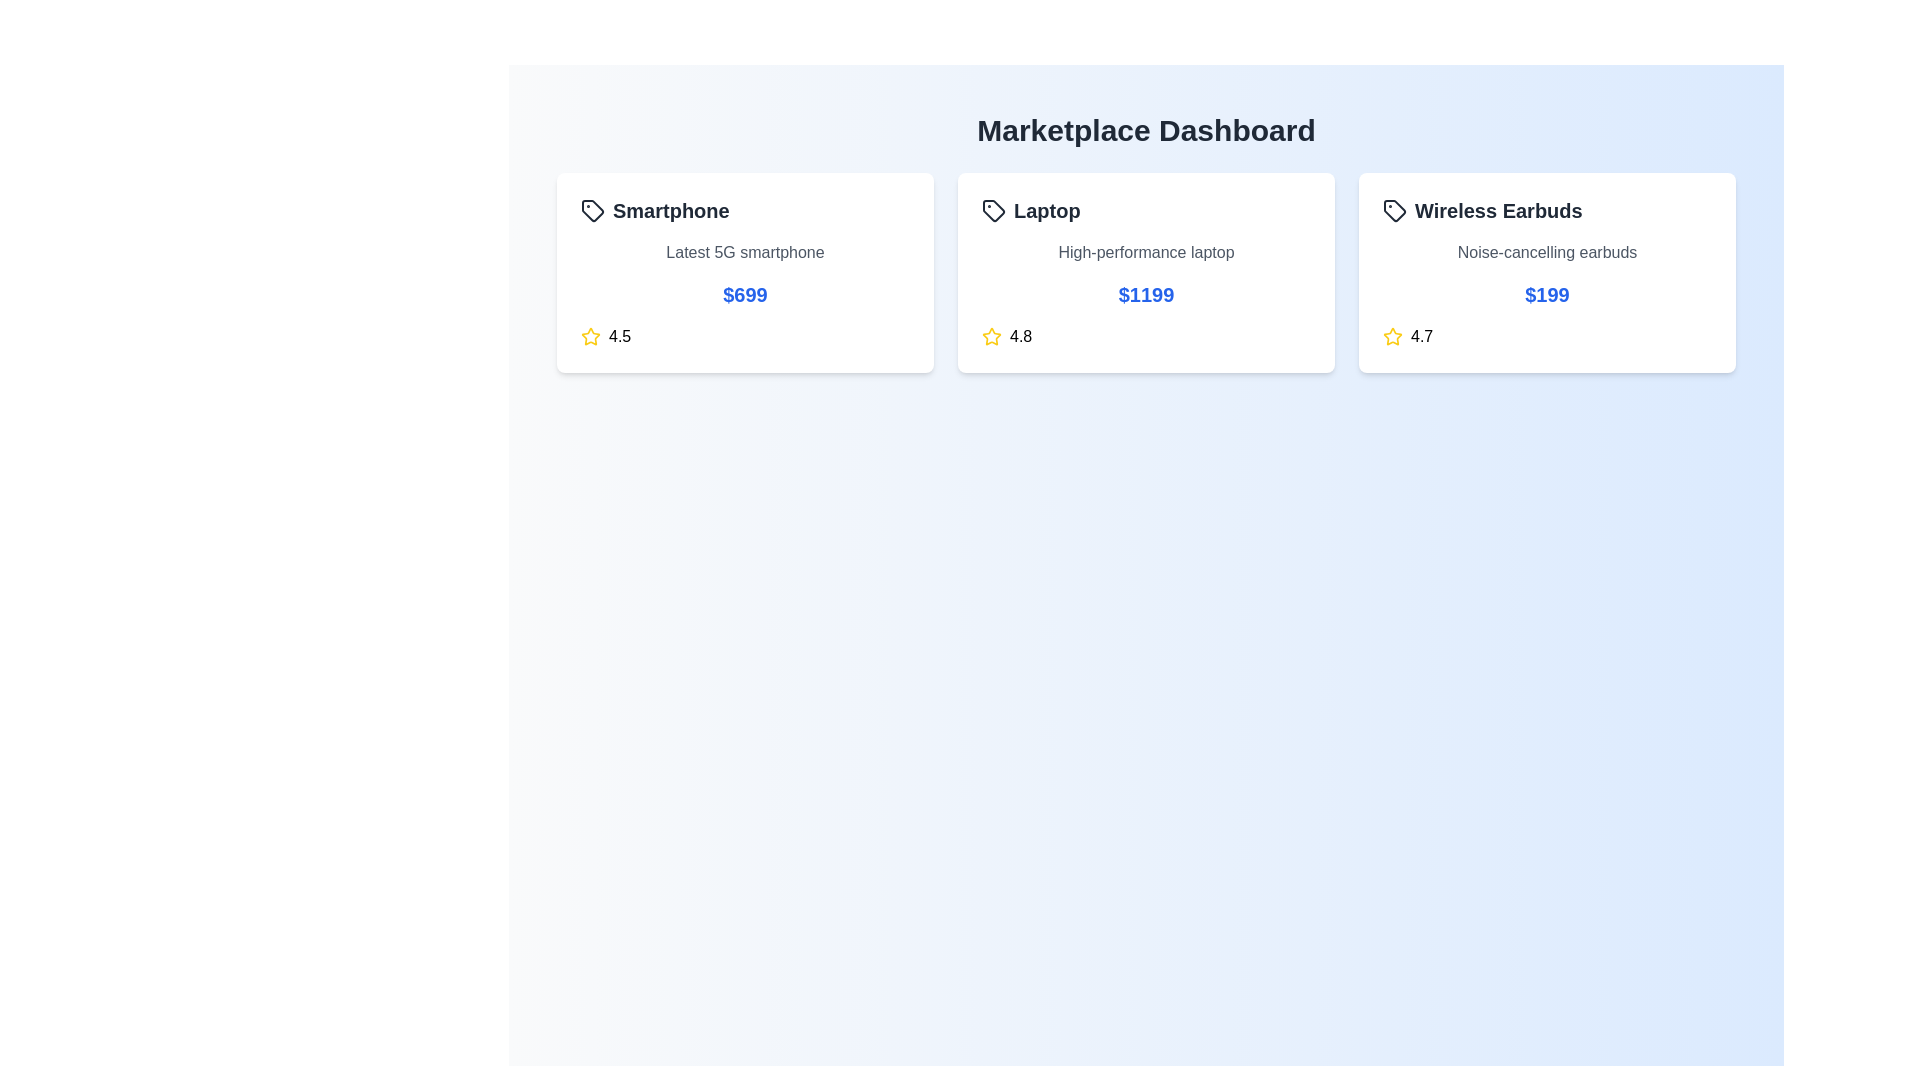 The image size is (1920, 1080). What do you see at coordinates (1391, 335) in the screenshot?
I see `the star icon representing the user rating for the 'Wireless Earbuds' product, which is located slightly to the left of the numerical rating '4.7' in the last card of the grid` at bounding box center [1391, 335].